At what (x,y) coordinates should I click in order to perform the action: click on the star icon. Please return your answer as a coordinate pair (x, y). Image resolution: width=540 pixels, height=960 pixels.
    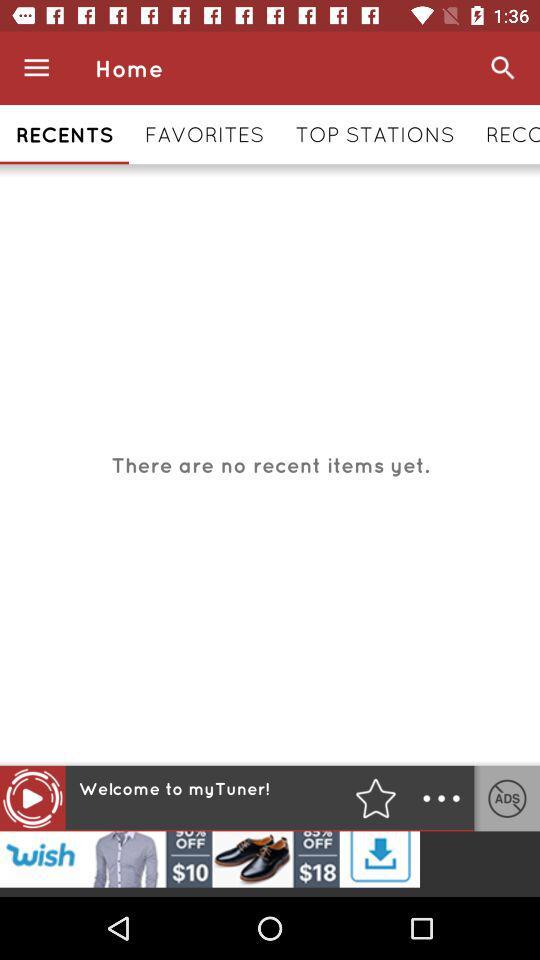
    Looking at the image, I should click on (375, 798).